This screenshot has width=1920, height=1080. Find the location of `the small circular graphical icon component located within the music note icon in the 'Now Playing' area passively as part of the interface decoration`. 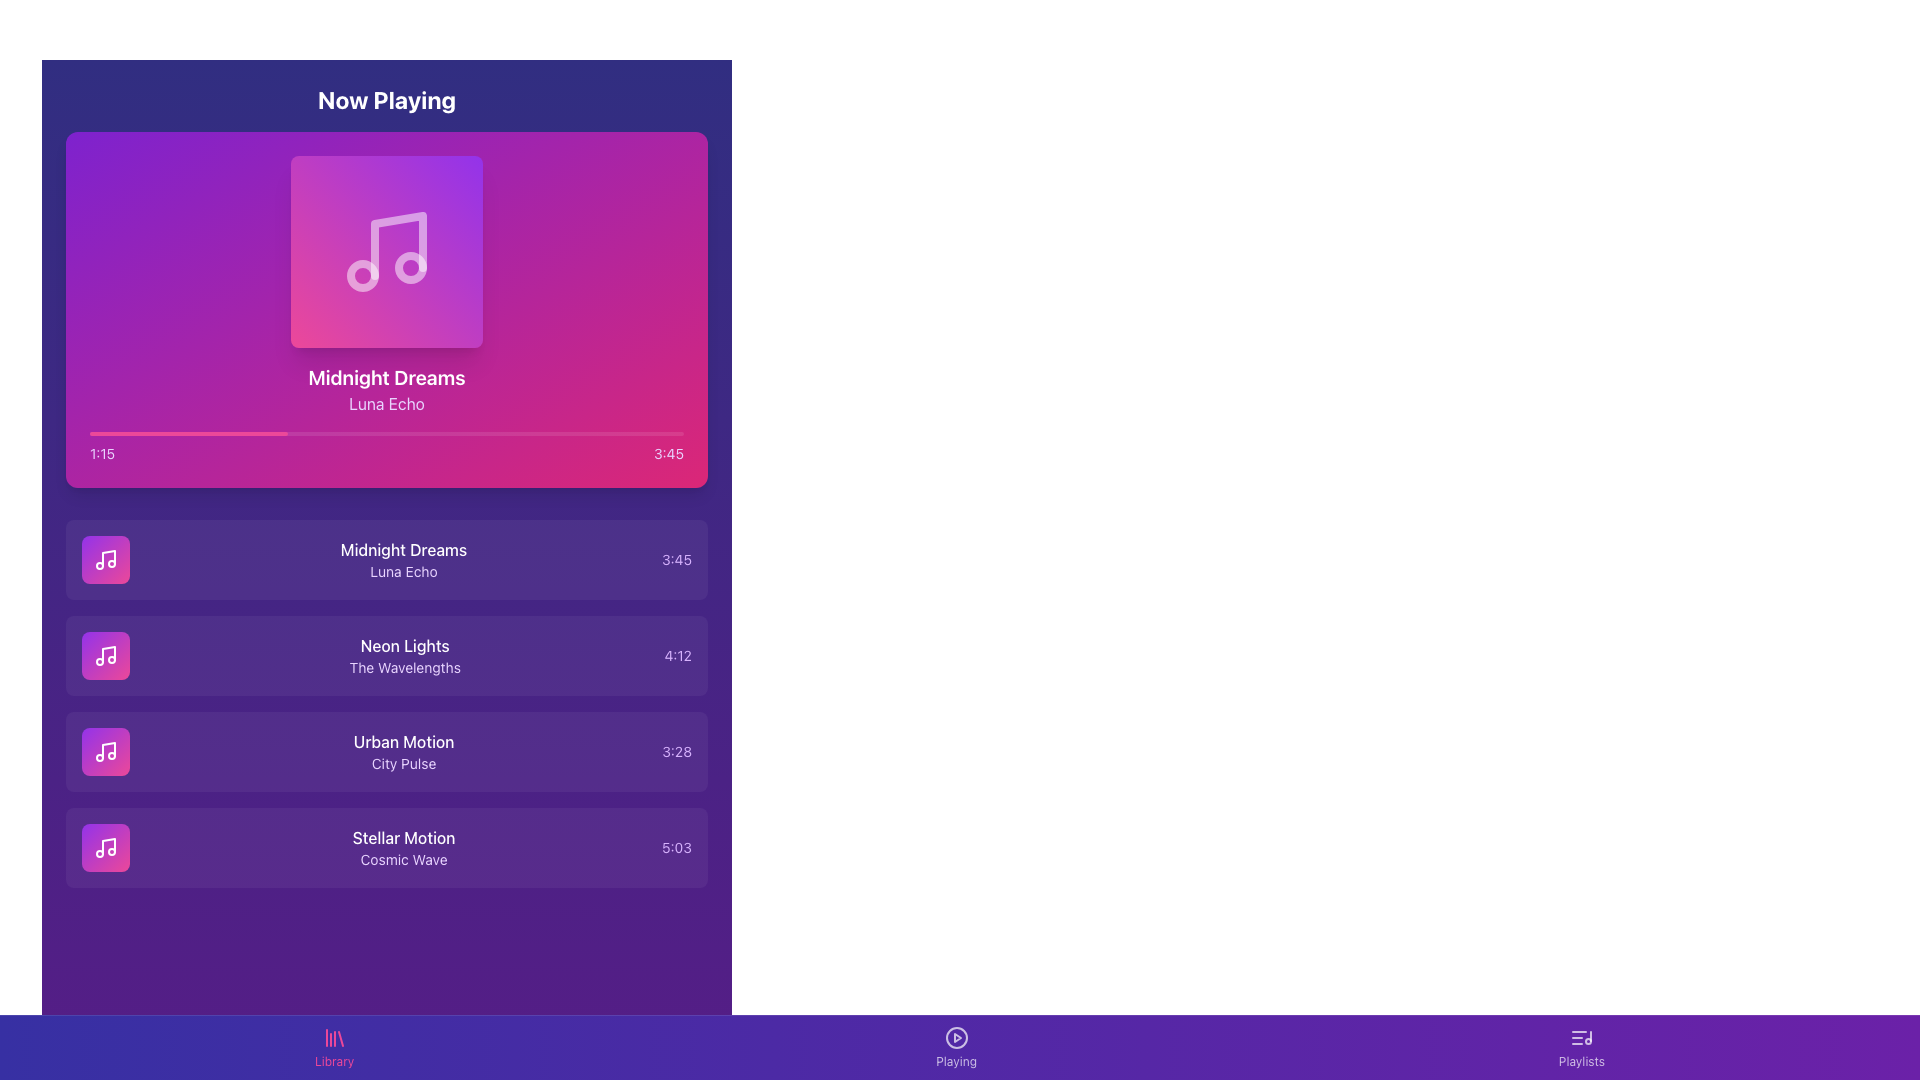

the small circular graphical icon component located within the music note icon in the 'Now Playing' area passively as part of the interface decoration is located at coordinates (410, 266).